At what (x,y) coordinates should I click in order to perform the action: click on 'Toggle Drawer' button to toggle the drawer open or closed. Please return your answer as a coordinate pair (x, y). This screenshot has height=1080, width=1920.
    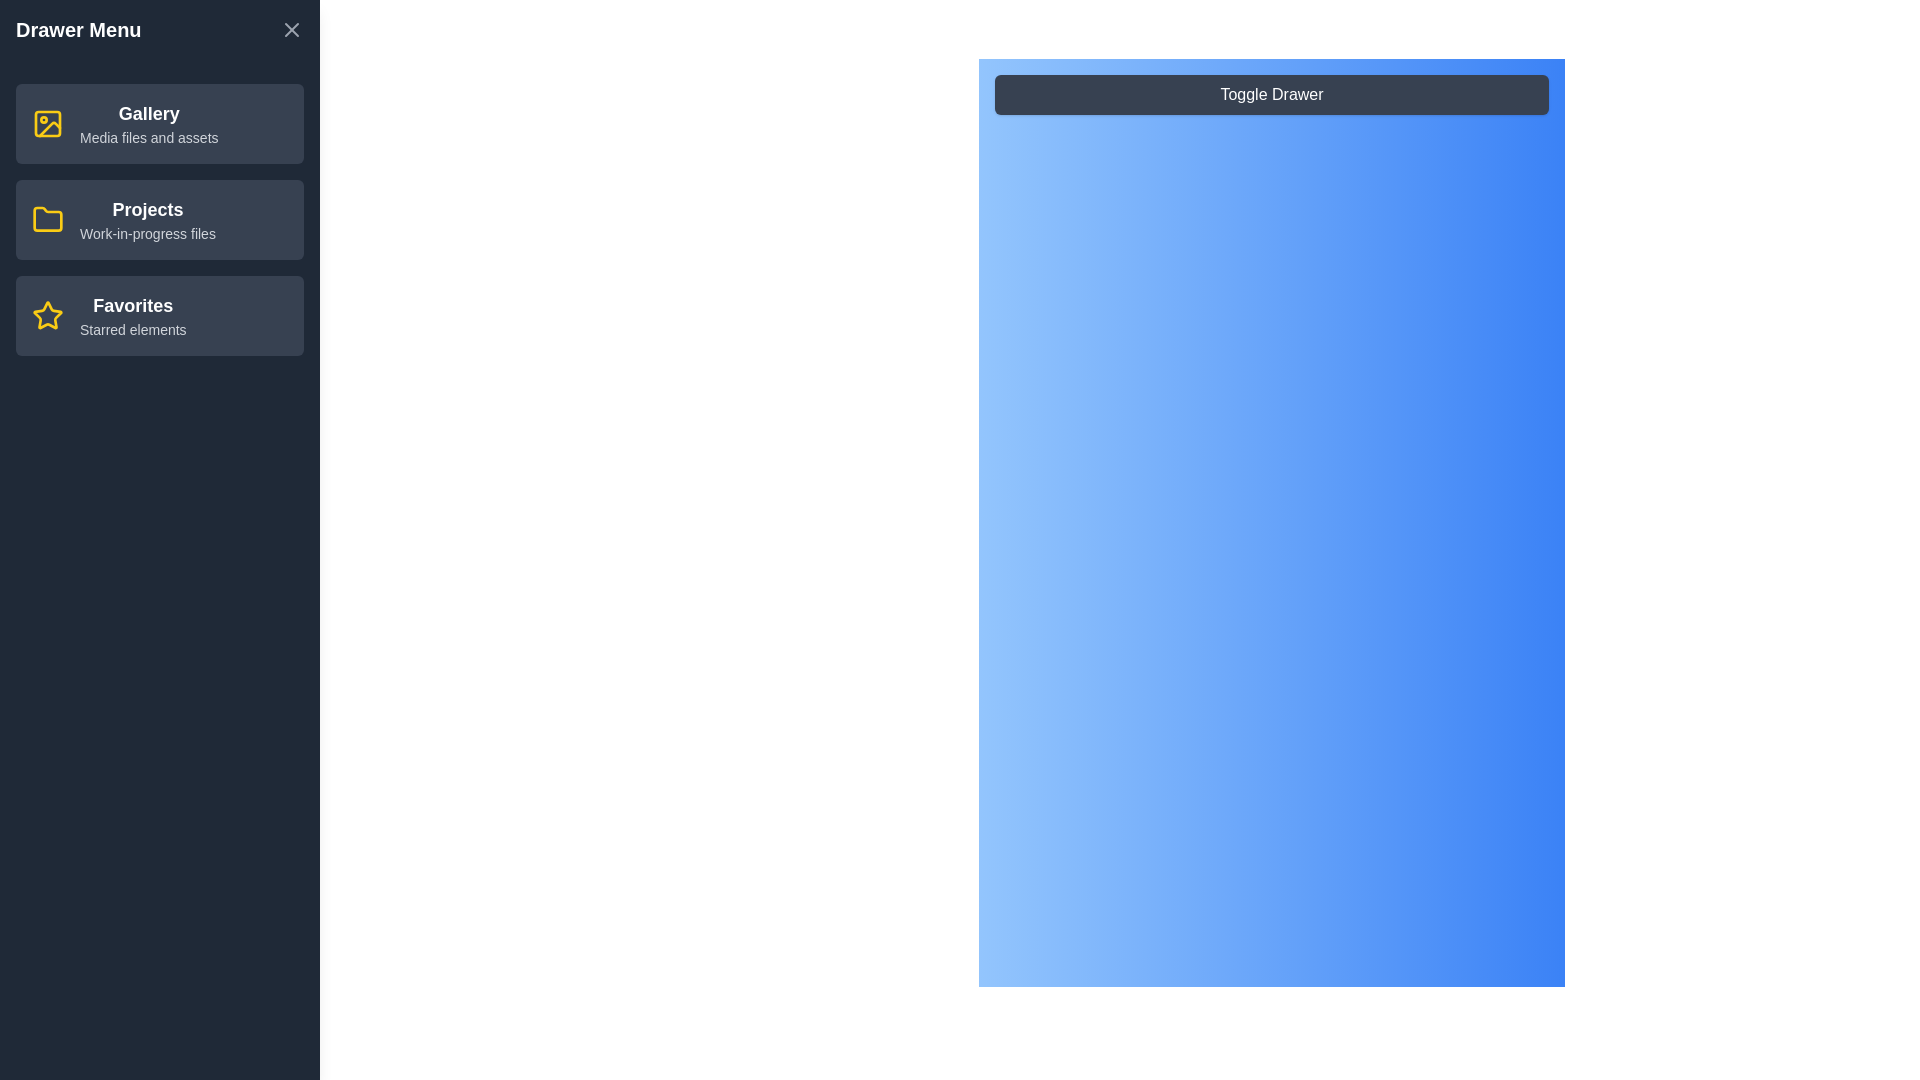
    Looking at the image, I should click on (1271, 95).